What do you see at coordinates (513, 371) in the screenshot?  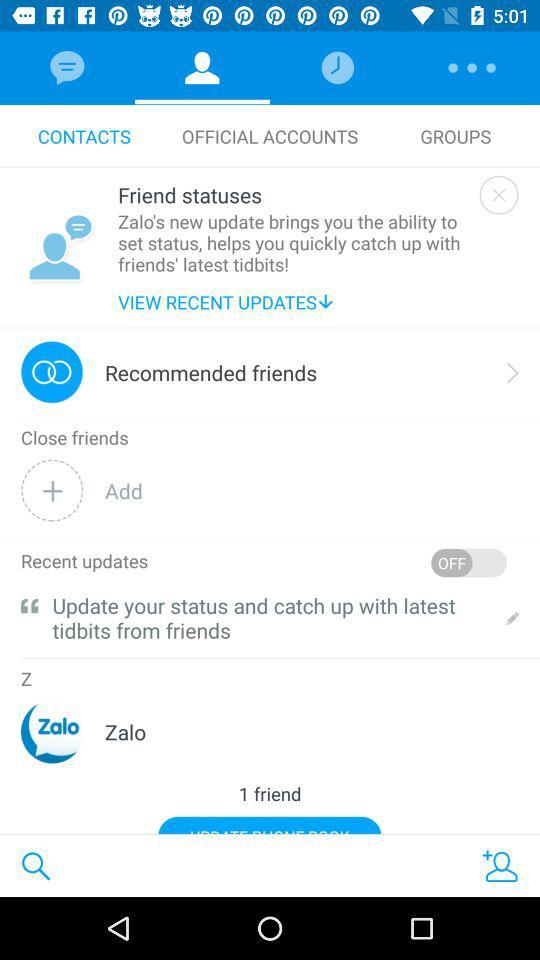 I see `the icon to the right of recommended friends icon` at bounding box center [513, 371].